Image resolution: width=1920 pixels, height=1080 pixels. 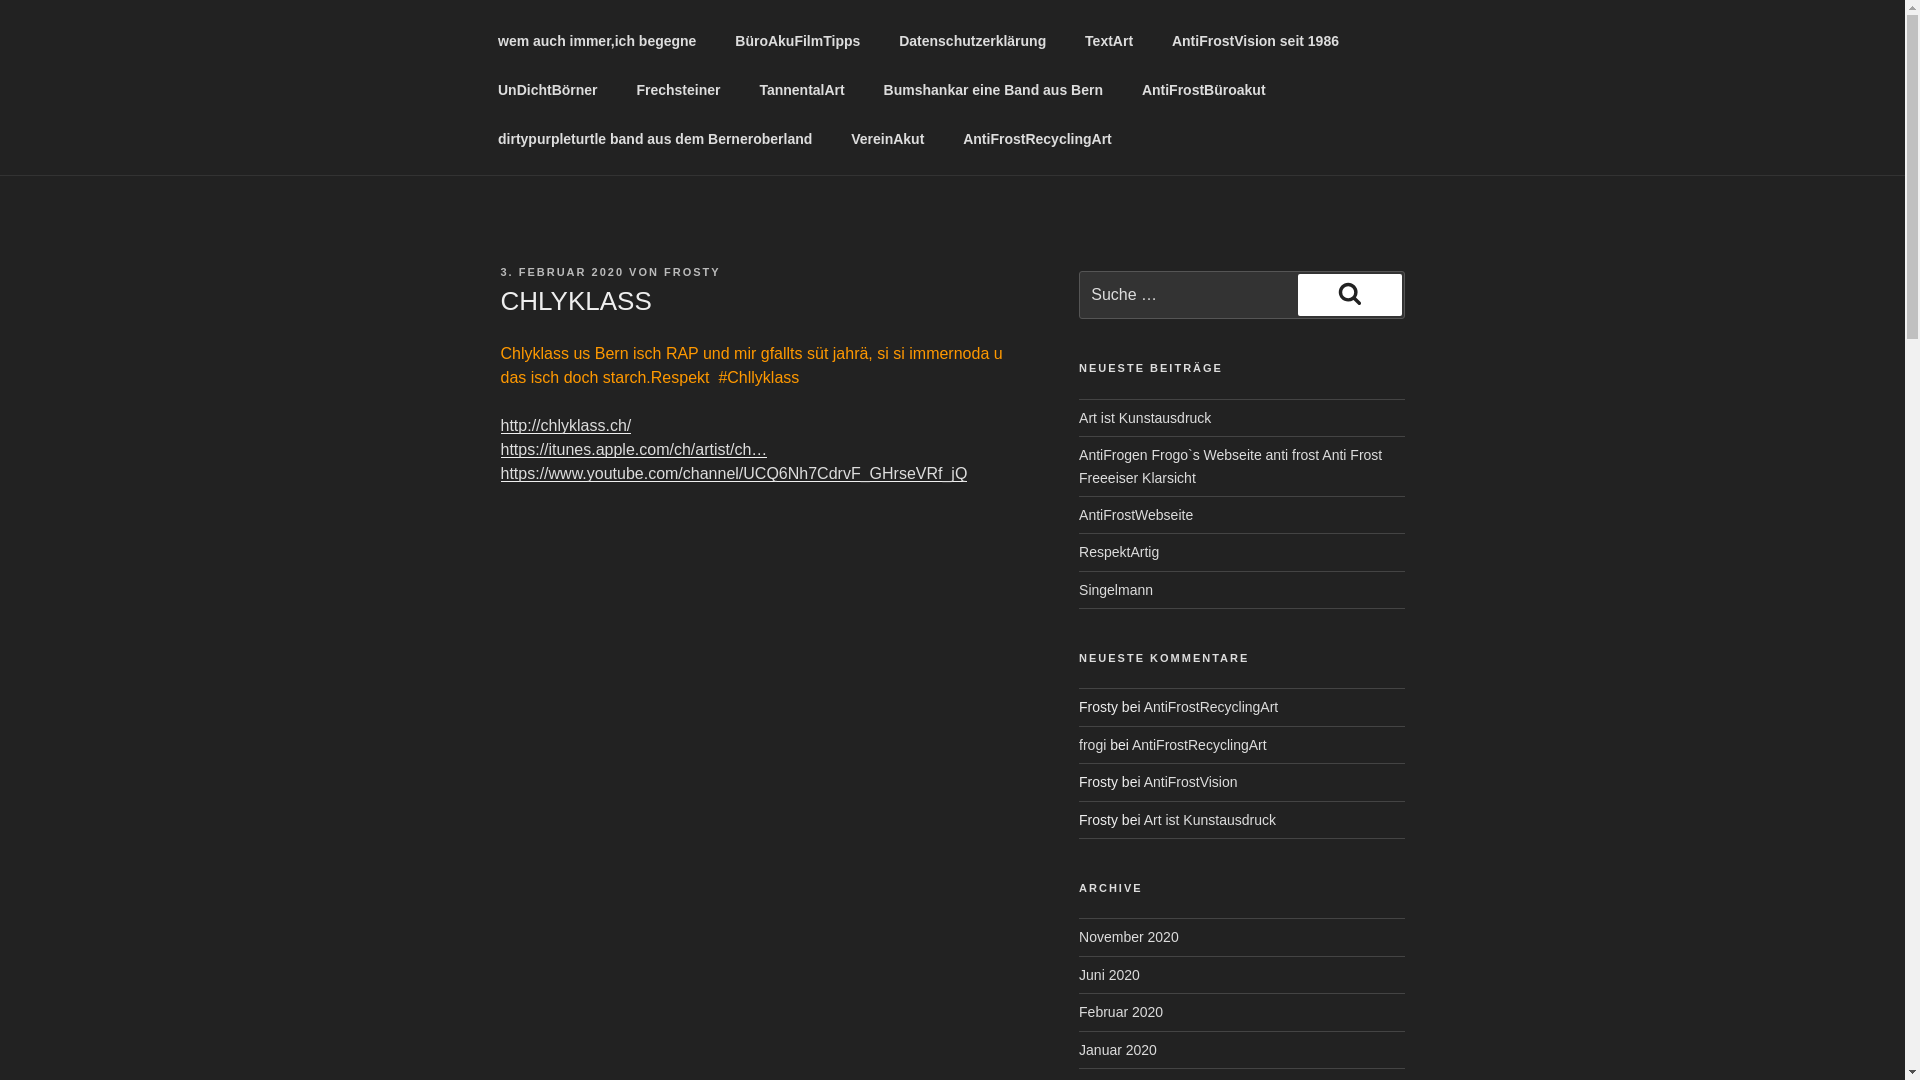 What do you see at coordinates (1091, 744) in the screenshot?
I see `'frogi'` at bounding box center [1091, 744].